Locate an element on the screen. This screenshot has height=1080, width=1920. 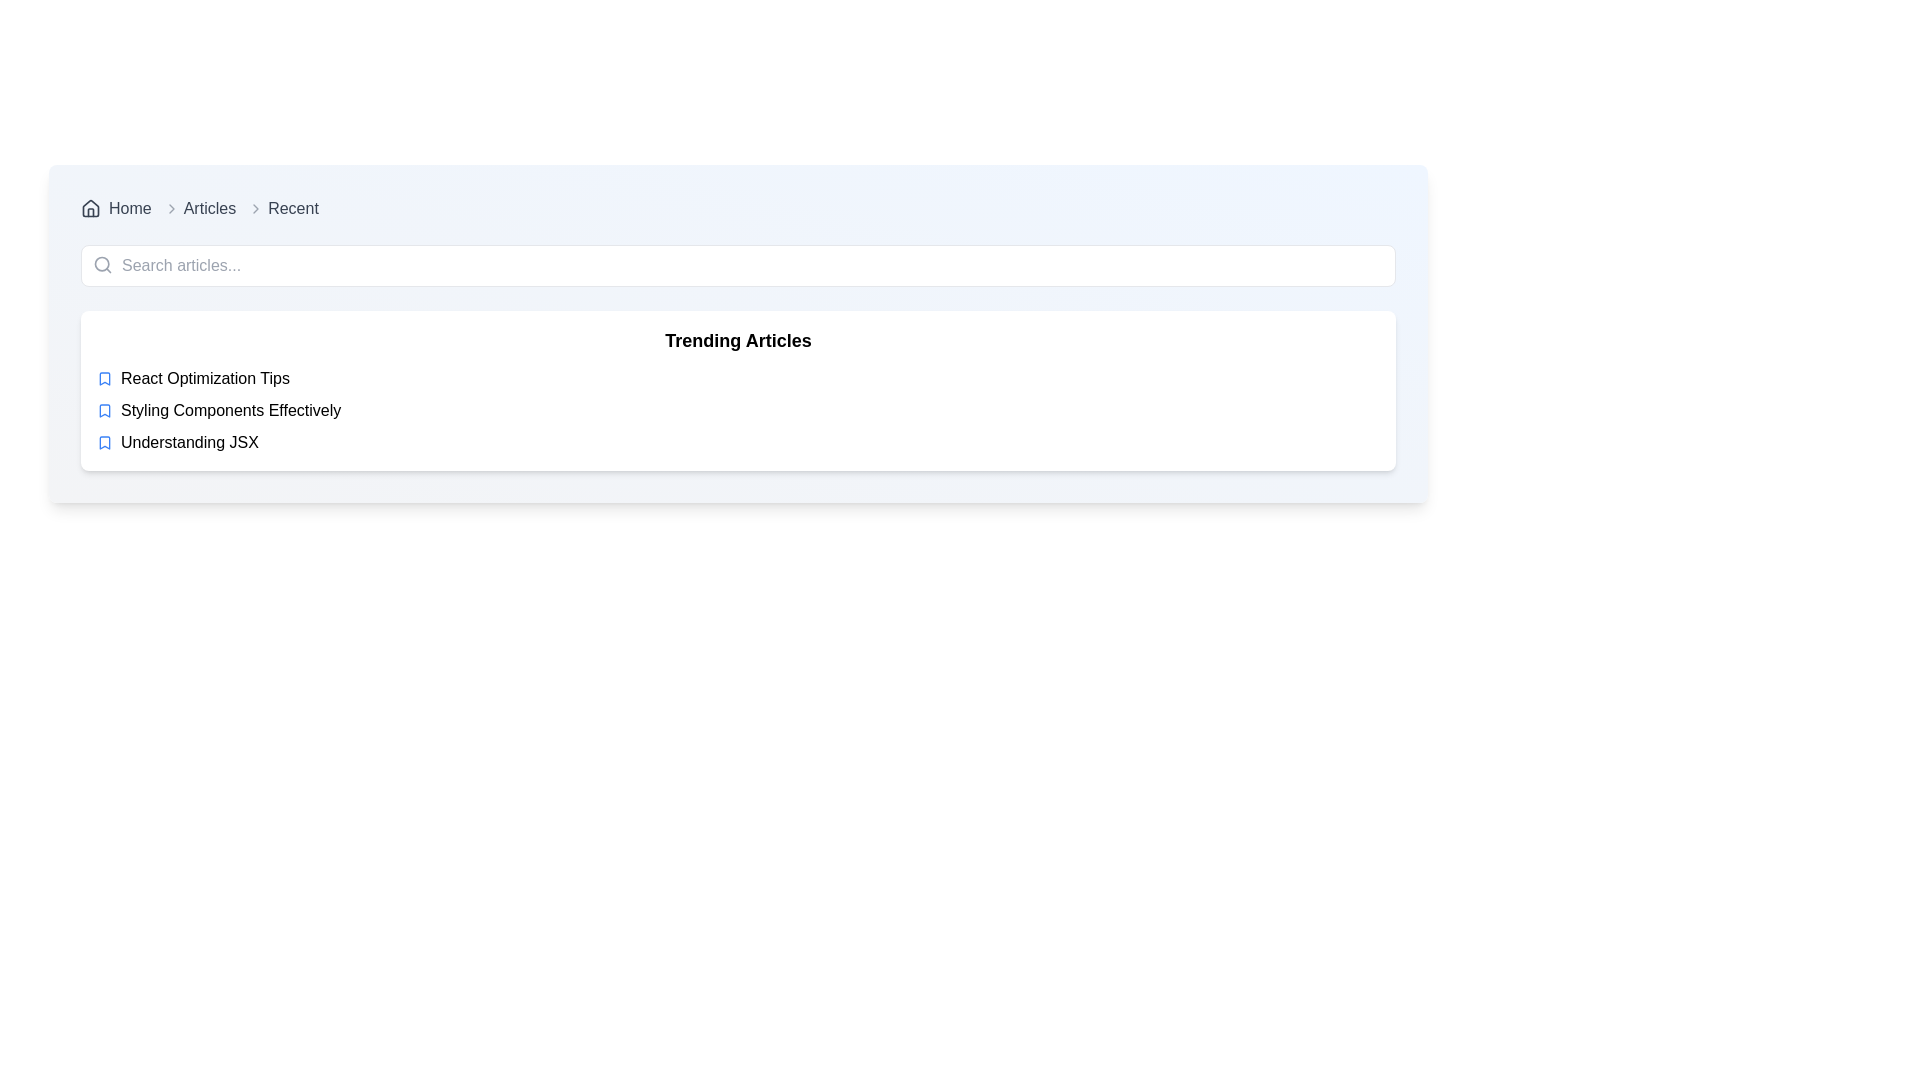
the circular part of the search icon located within the leftmost portion of the search bar component is located at coordinates (101, 263).